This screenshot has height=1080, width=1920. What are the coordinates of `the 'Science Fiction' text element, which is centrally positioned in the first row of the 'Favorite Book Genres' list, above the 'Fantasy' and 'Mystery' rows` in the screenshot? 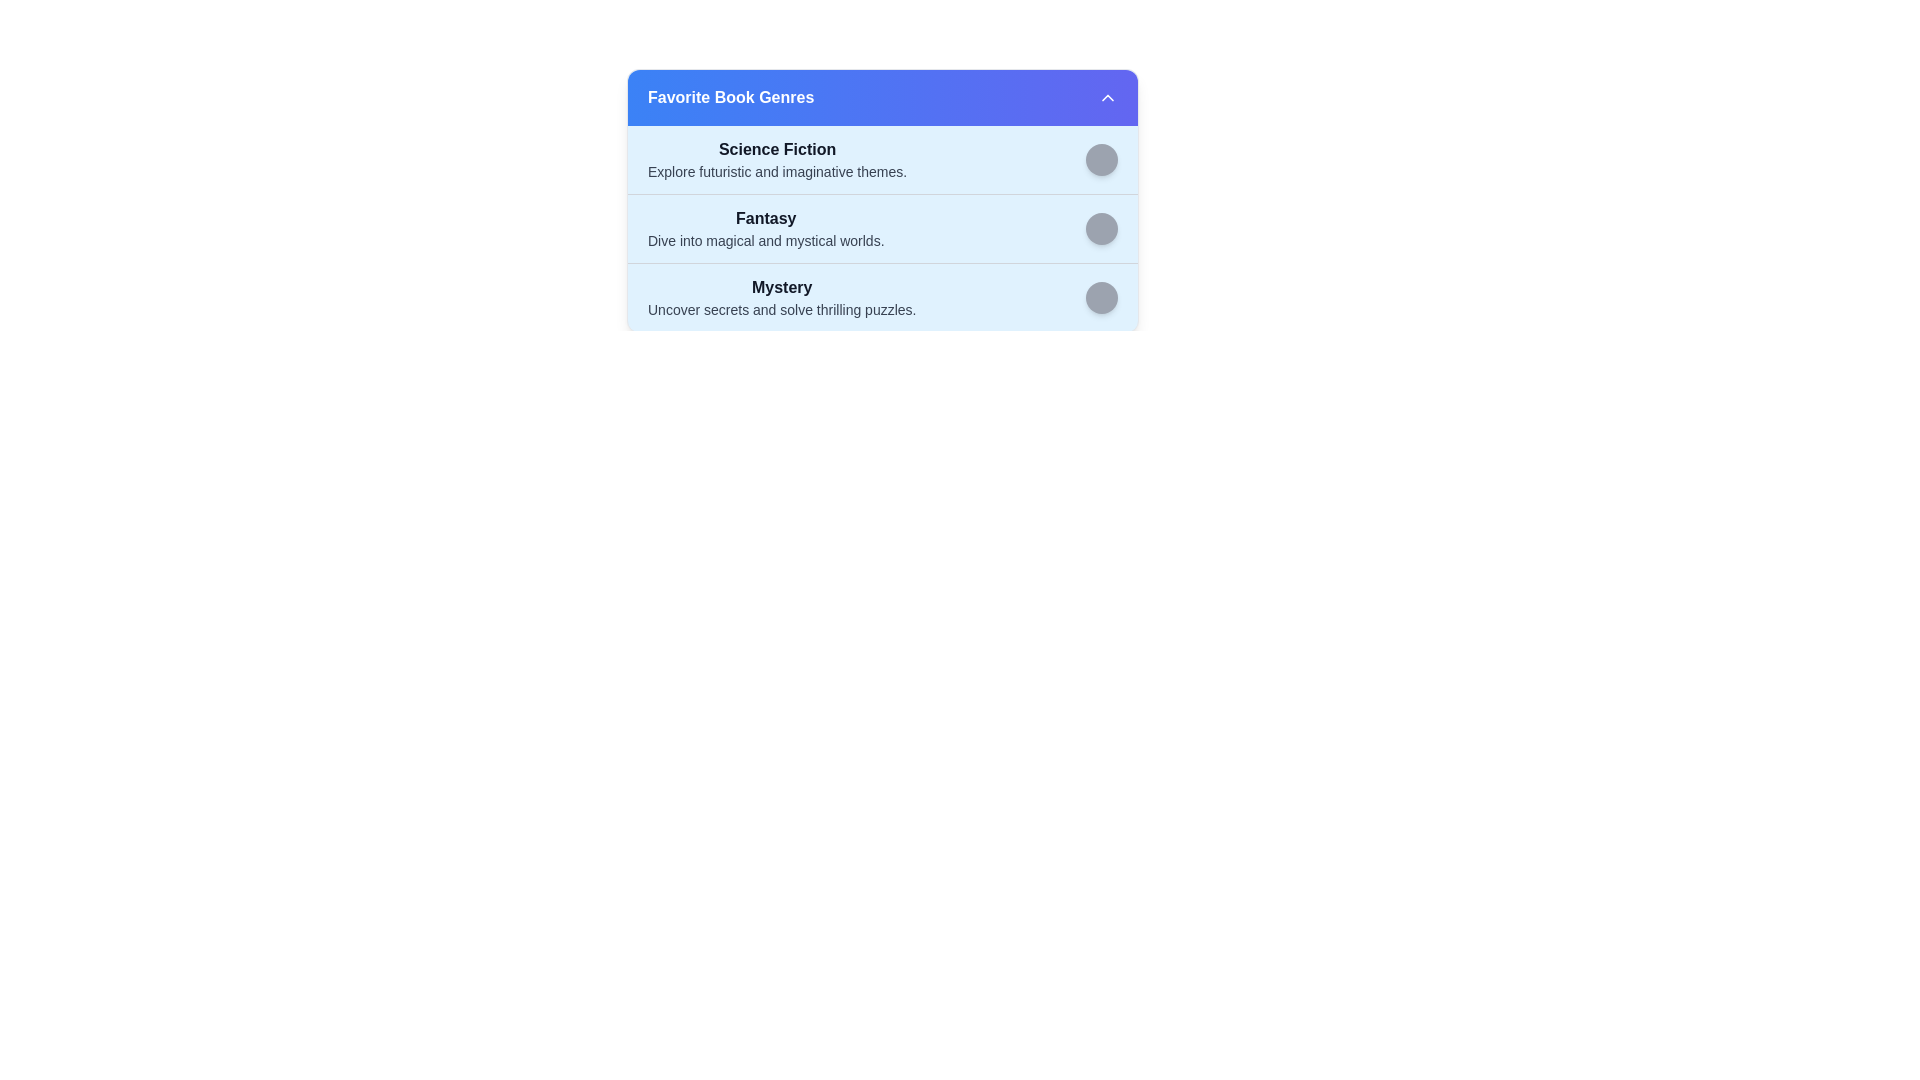 It's located at (776, 158).